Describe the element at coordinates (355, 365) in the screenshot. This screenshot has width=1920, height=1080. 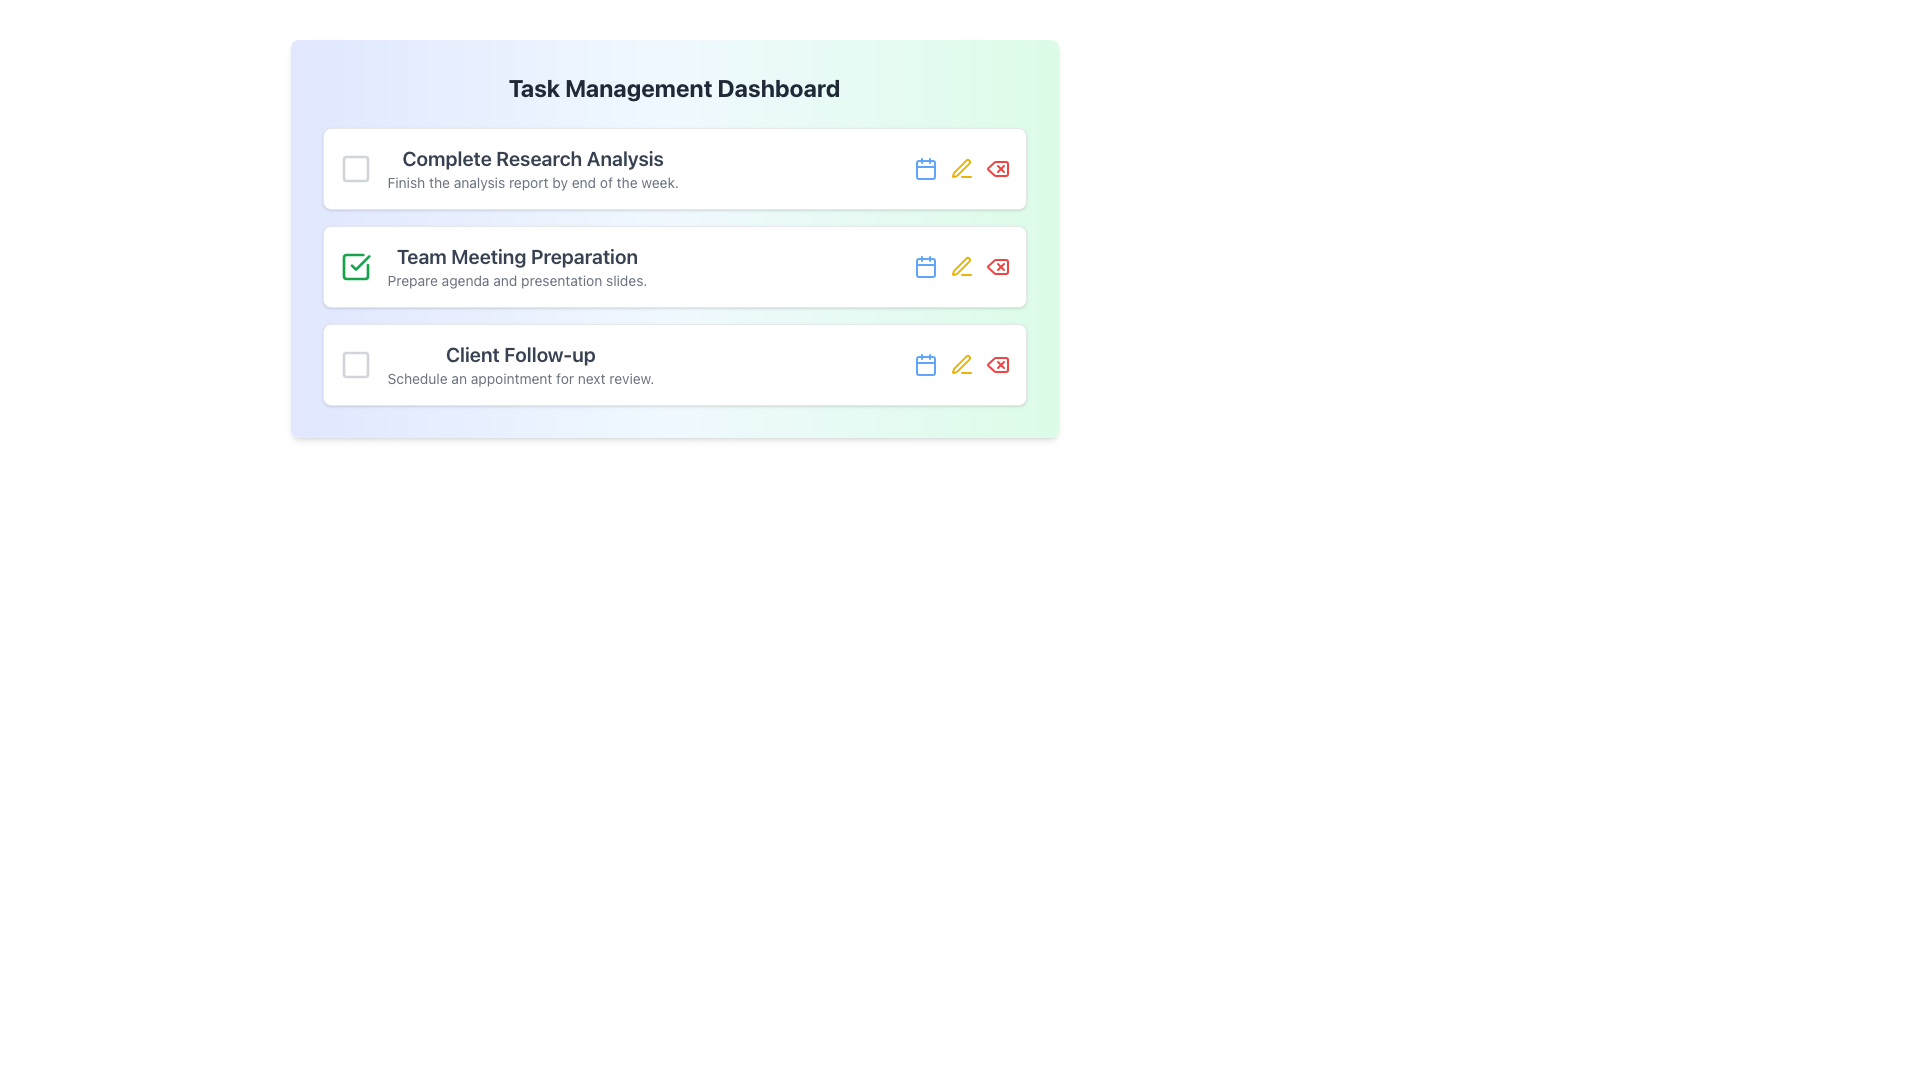
I see `the interactive checkbox for 'Client Follow-up' to activate it` at that location.